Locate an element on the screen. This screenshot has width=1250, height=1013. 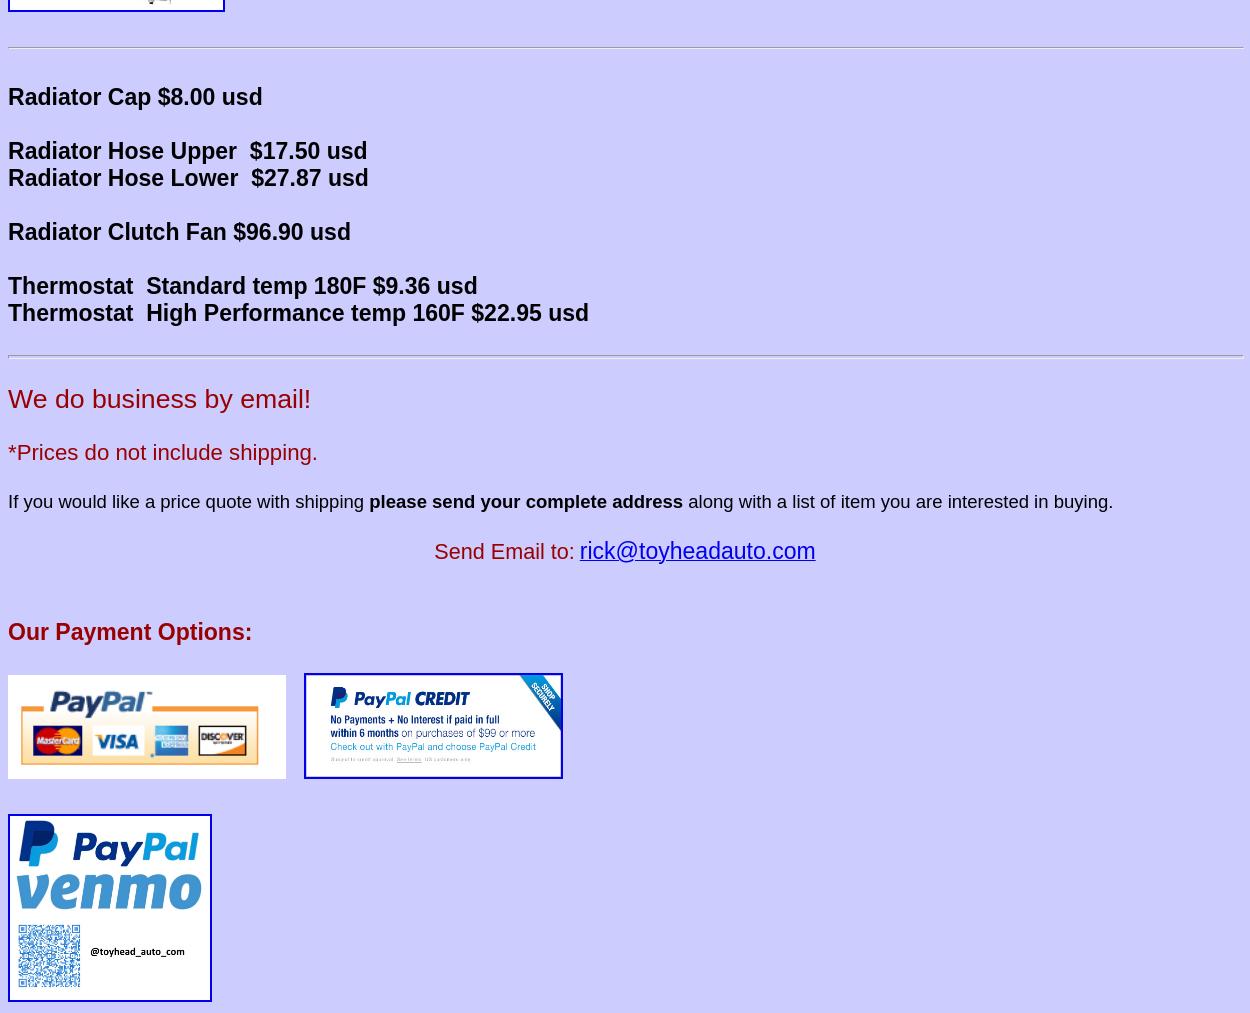
'*Prices









                      do not include shipping.' is located at coordinates (162, 450).